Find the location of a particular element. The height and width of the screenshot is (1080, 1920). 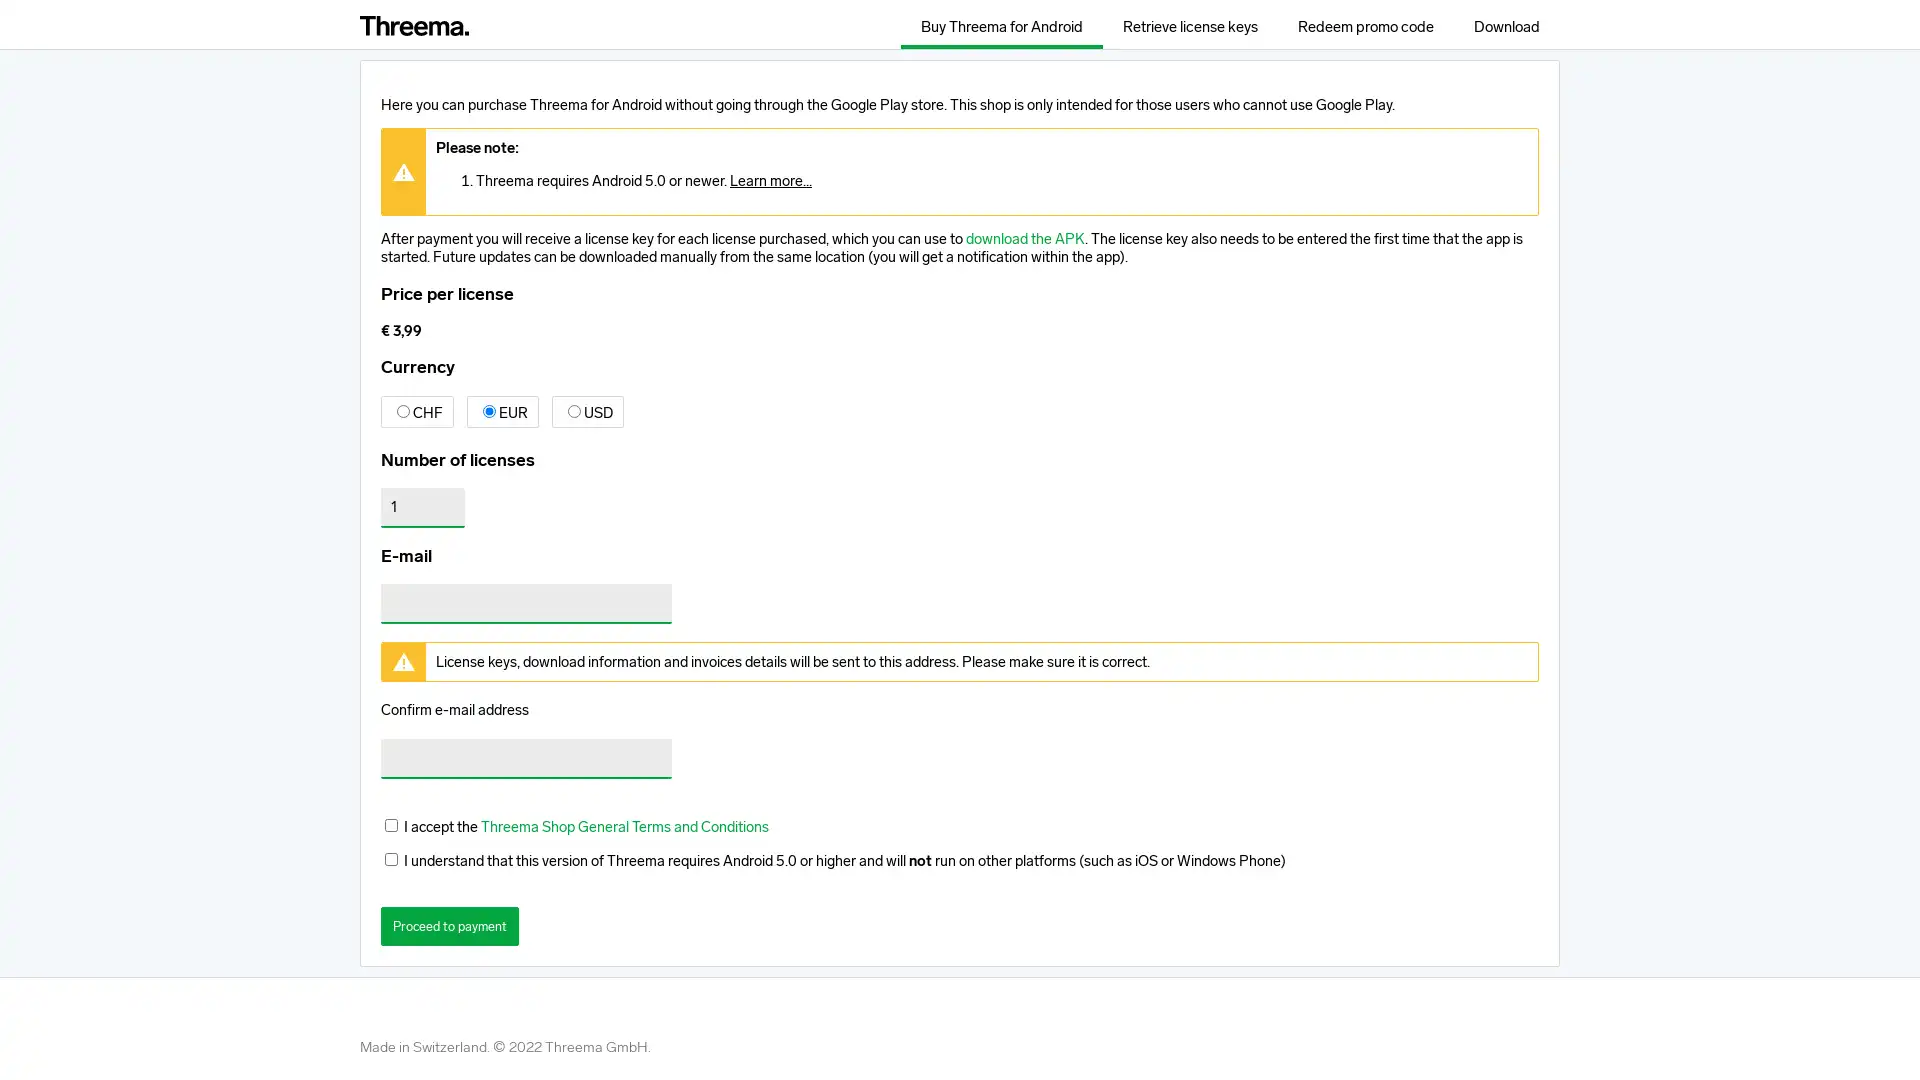

Proceed to payment is located at coordinates (449, 925).